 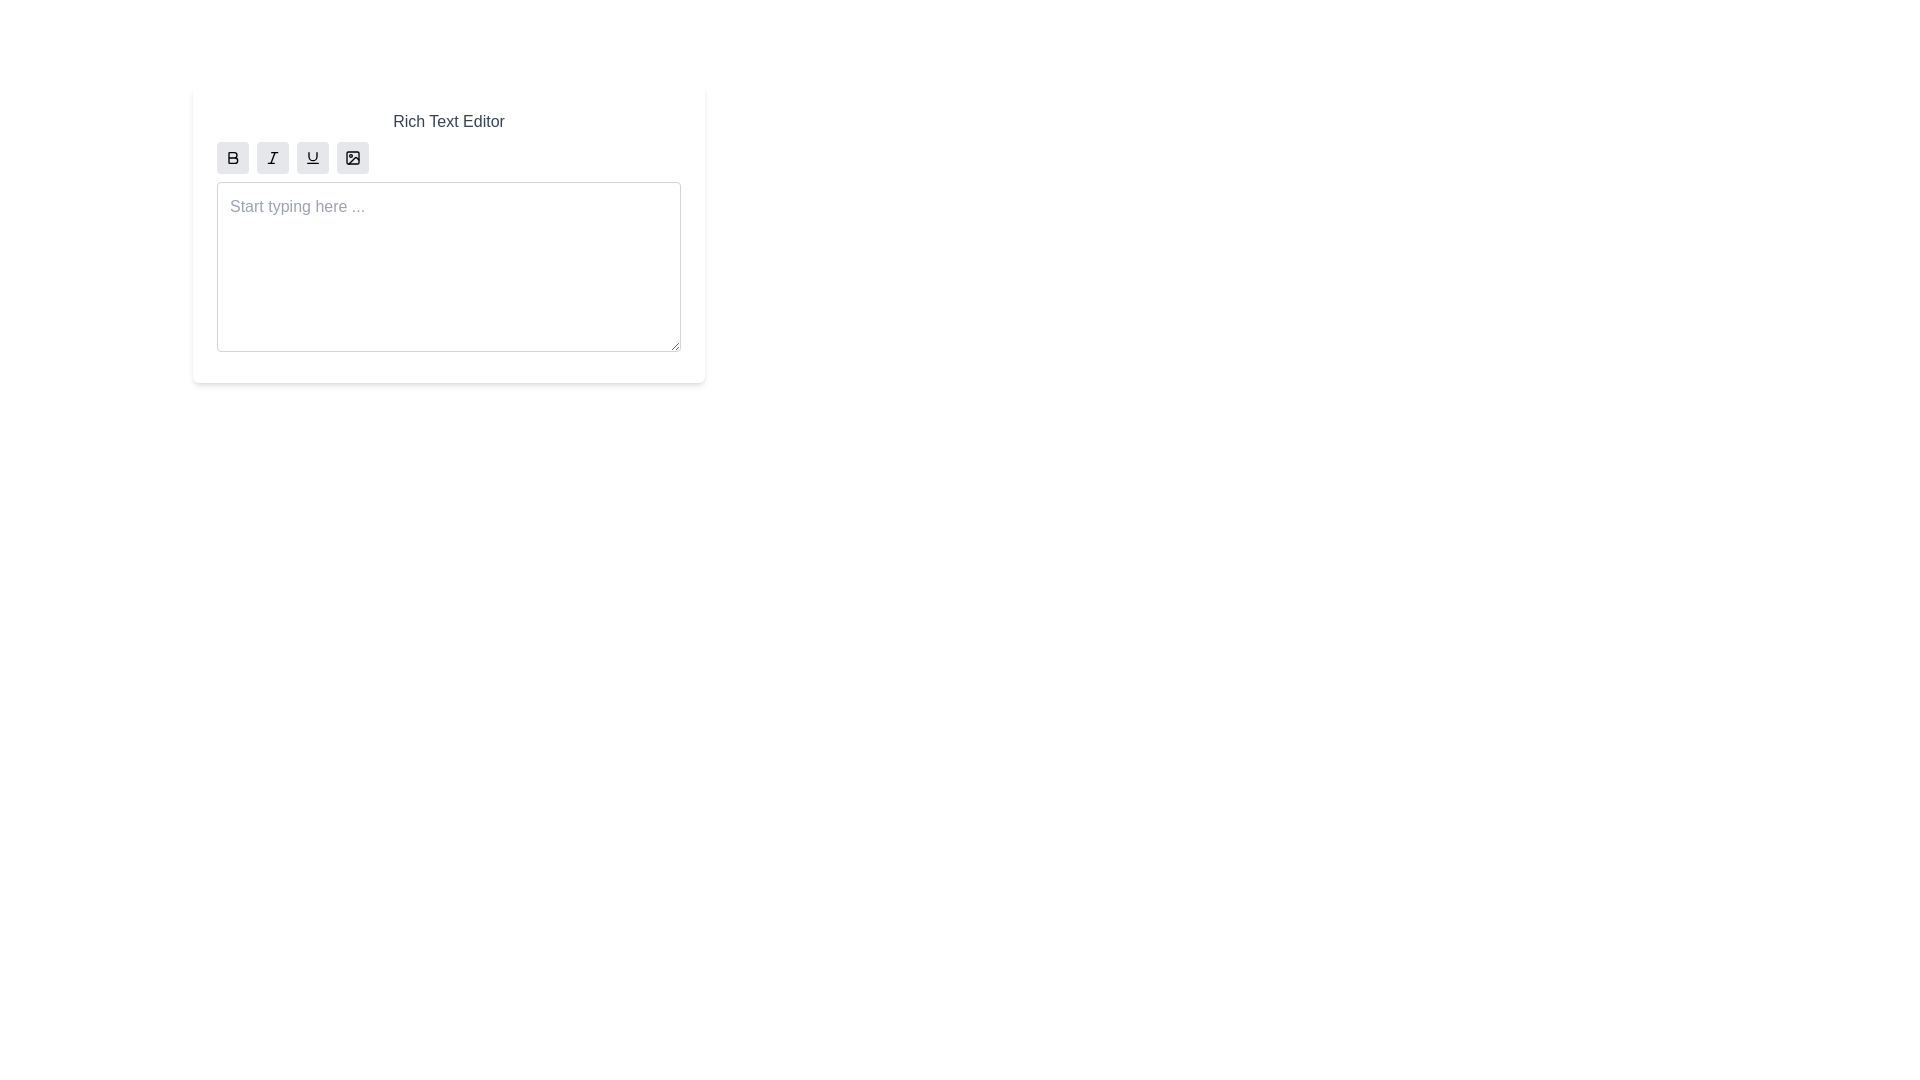 What do you see at coordinates (353, 157) in the screenshot?
I see `the 'Insert Image' button, which is the fourth button in the horizontal toolbar of the rich text editor` at bounding box center [353, 157].